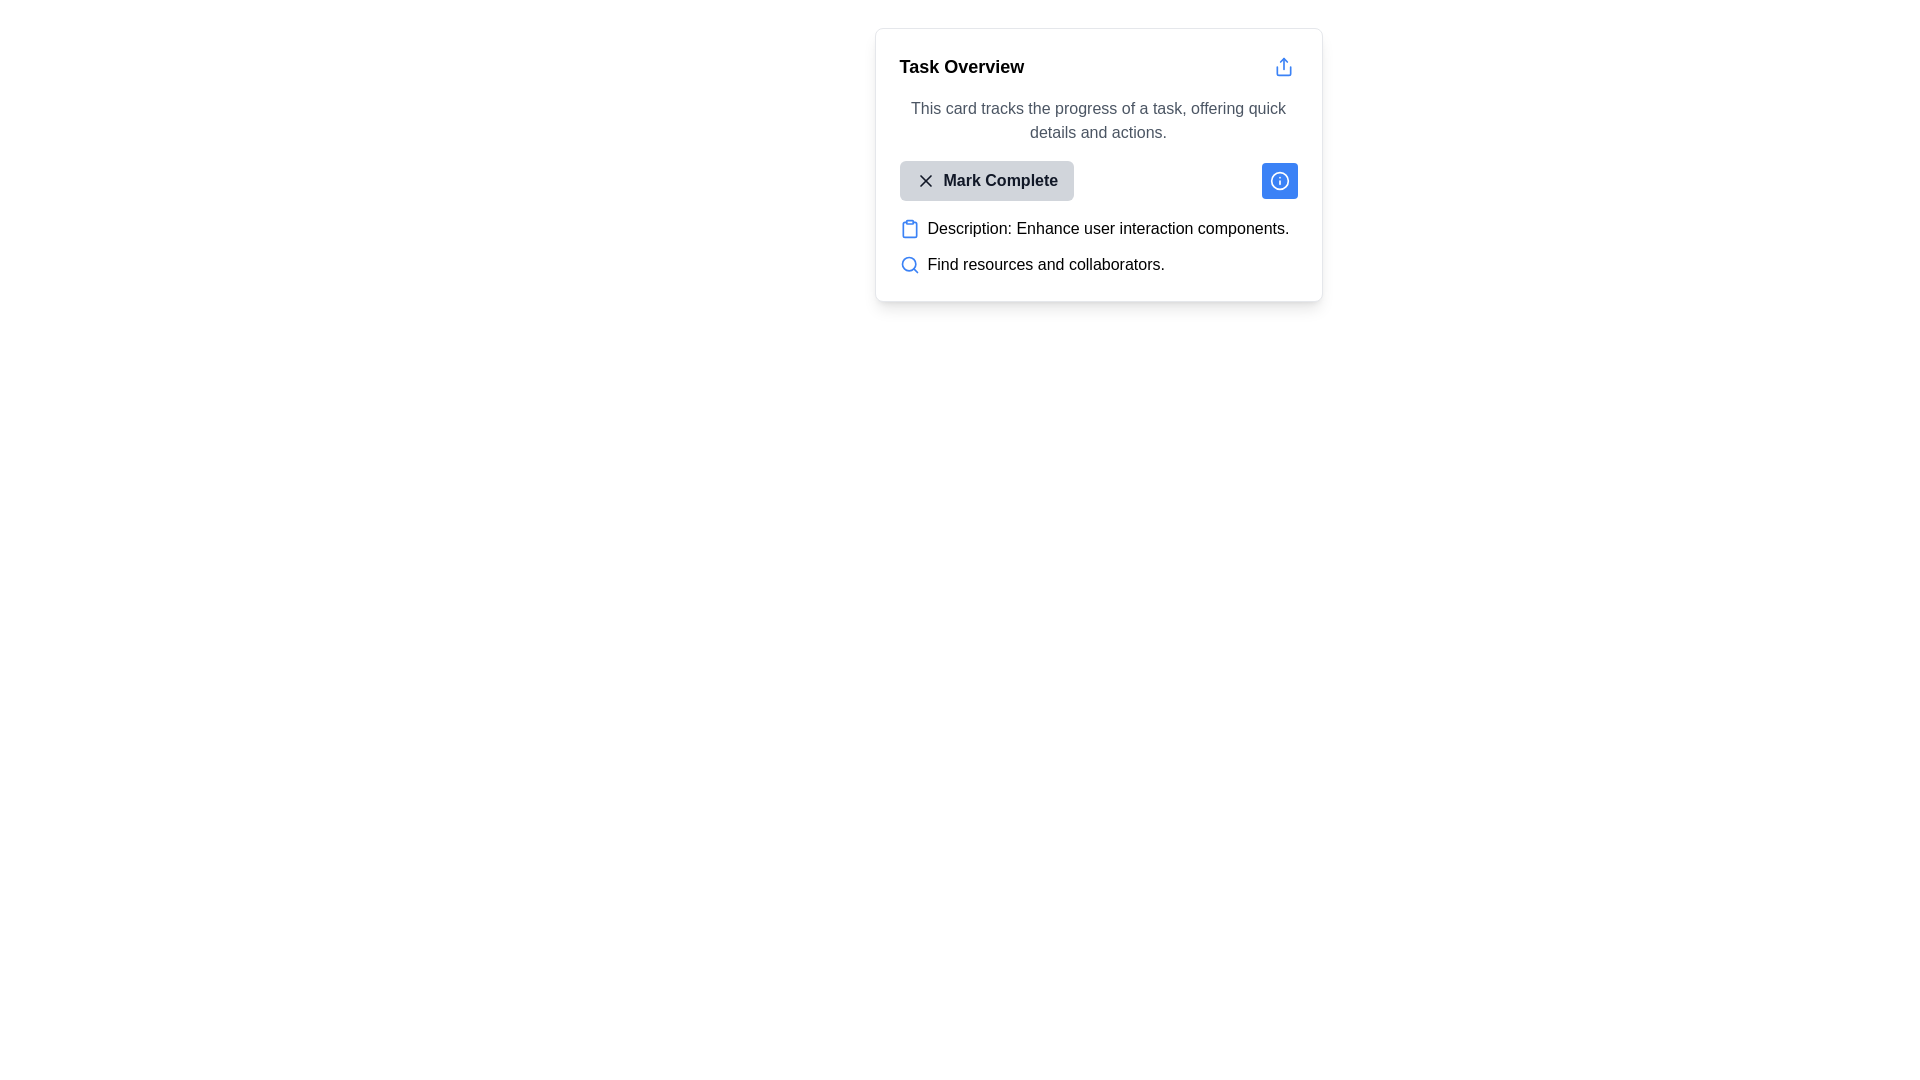 Image resolution: width=1920 pixels, height=1080 pixels. I want to click on the share icon button located in the top-right corner of the 'Task Overview' card to invoke the share functionality, so click(1283, 65).